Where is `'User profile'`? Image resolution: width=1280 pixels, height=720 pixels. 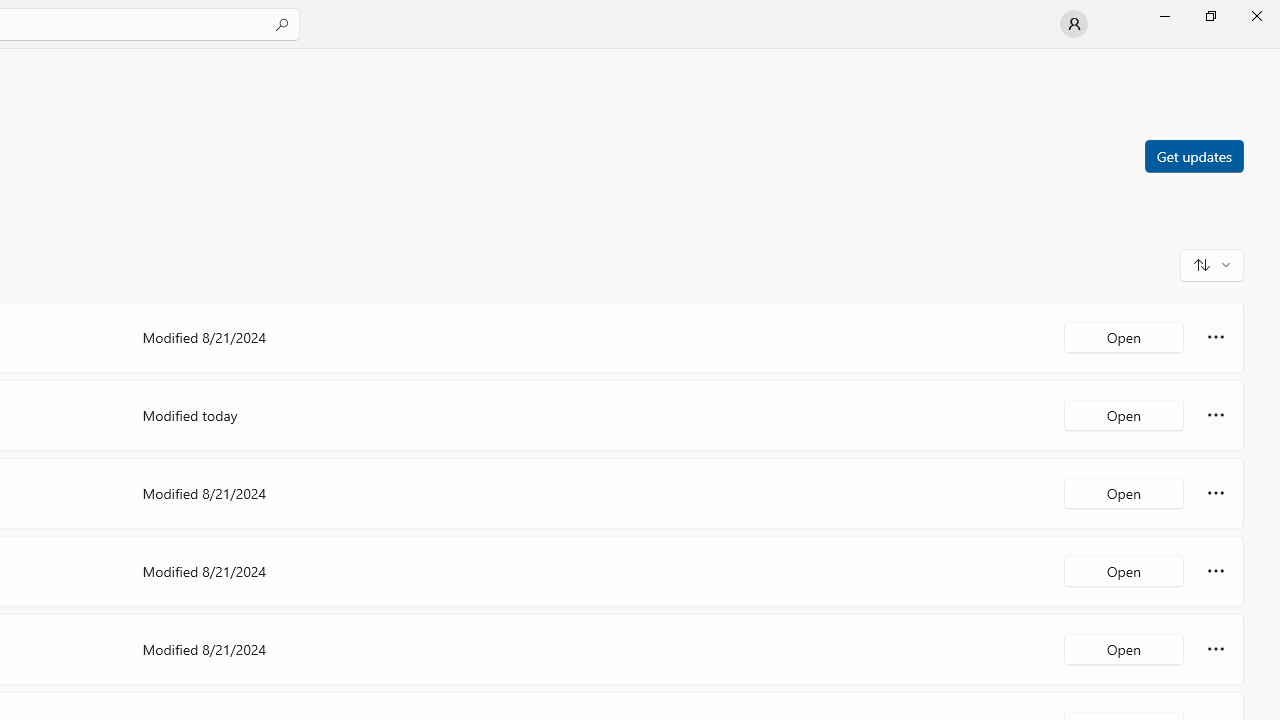
'User profile' is located at coordinates (1072, 24).